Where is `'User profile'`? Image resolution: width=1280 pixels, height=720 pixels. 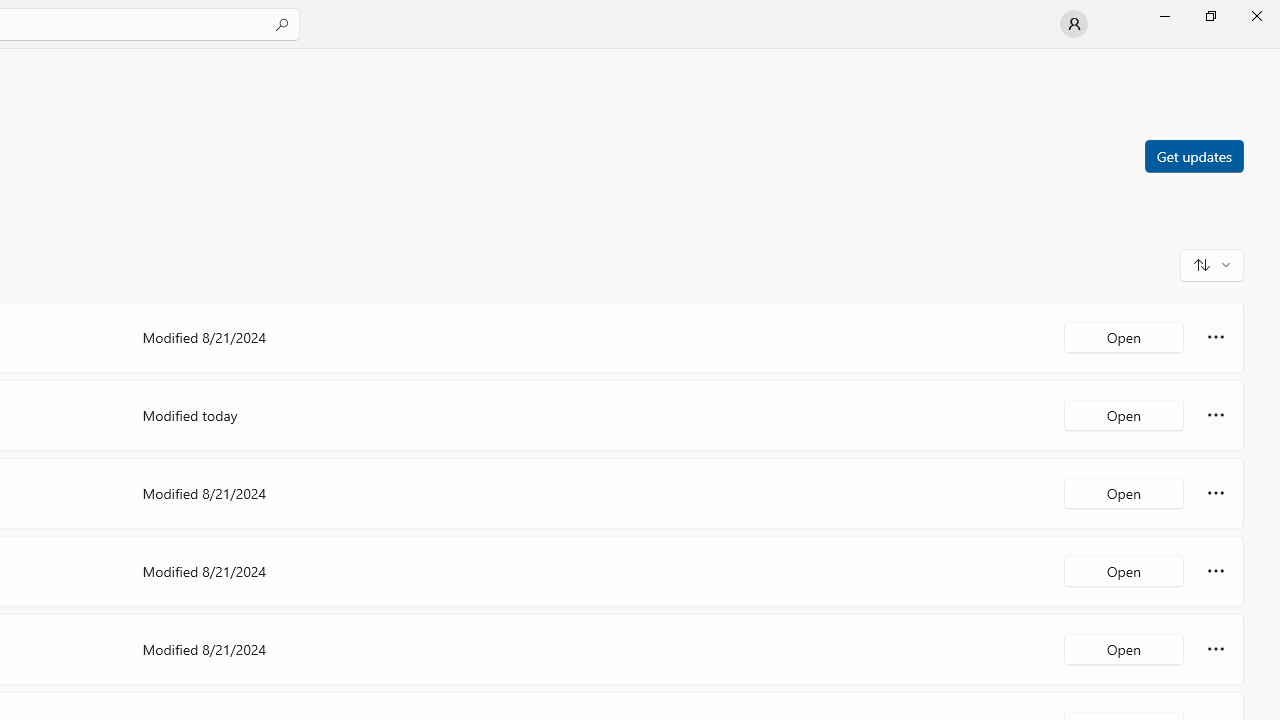
'User profile' is located at coordinates (1072, 24).